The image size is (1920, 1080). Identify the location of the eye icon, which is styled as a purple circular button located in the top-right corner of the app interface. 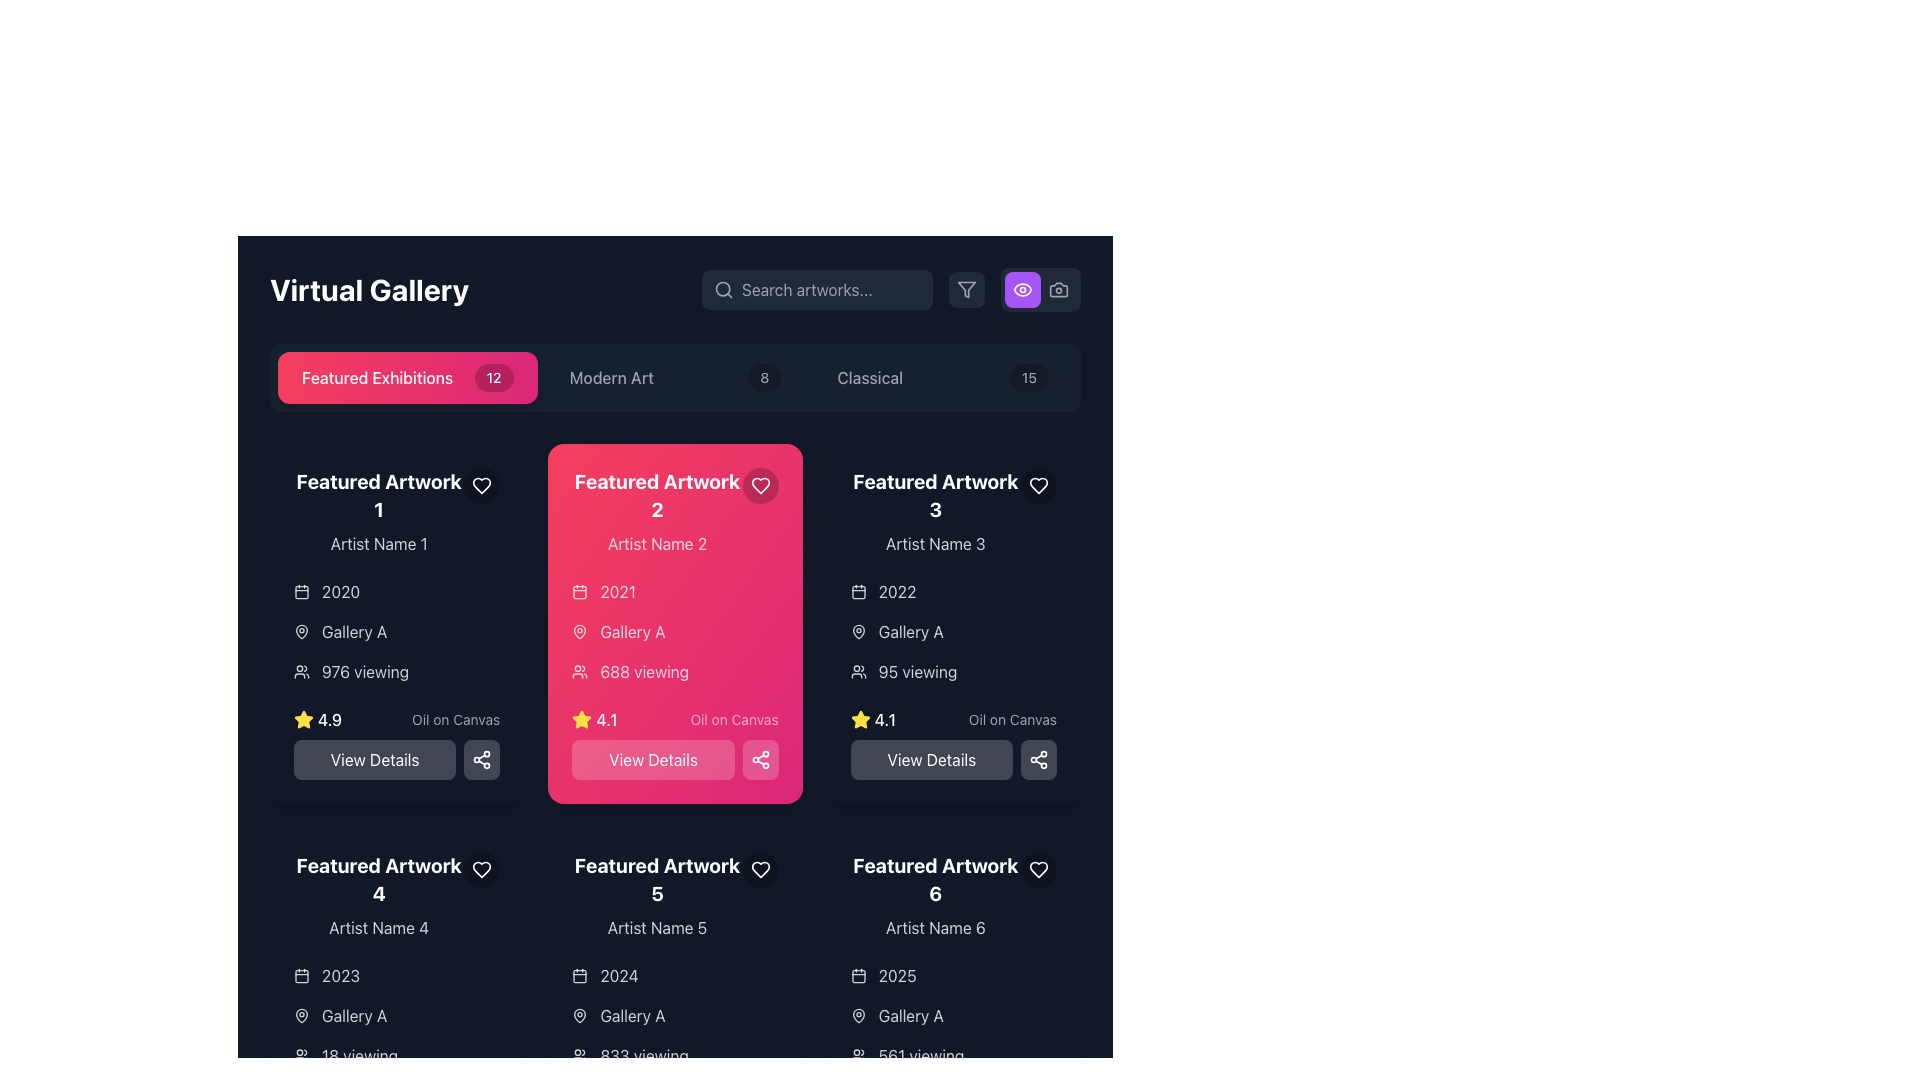
(1022, 289).